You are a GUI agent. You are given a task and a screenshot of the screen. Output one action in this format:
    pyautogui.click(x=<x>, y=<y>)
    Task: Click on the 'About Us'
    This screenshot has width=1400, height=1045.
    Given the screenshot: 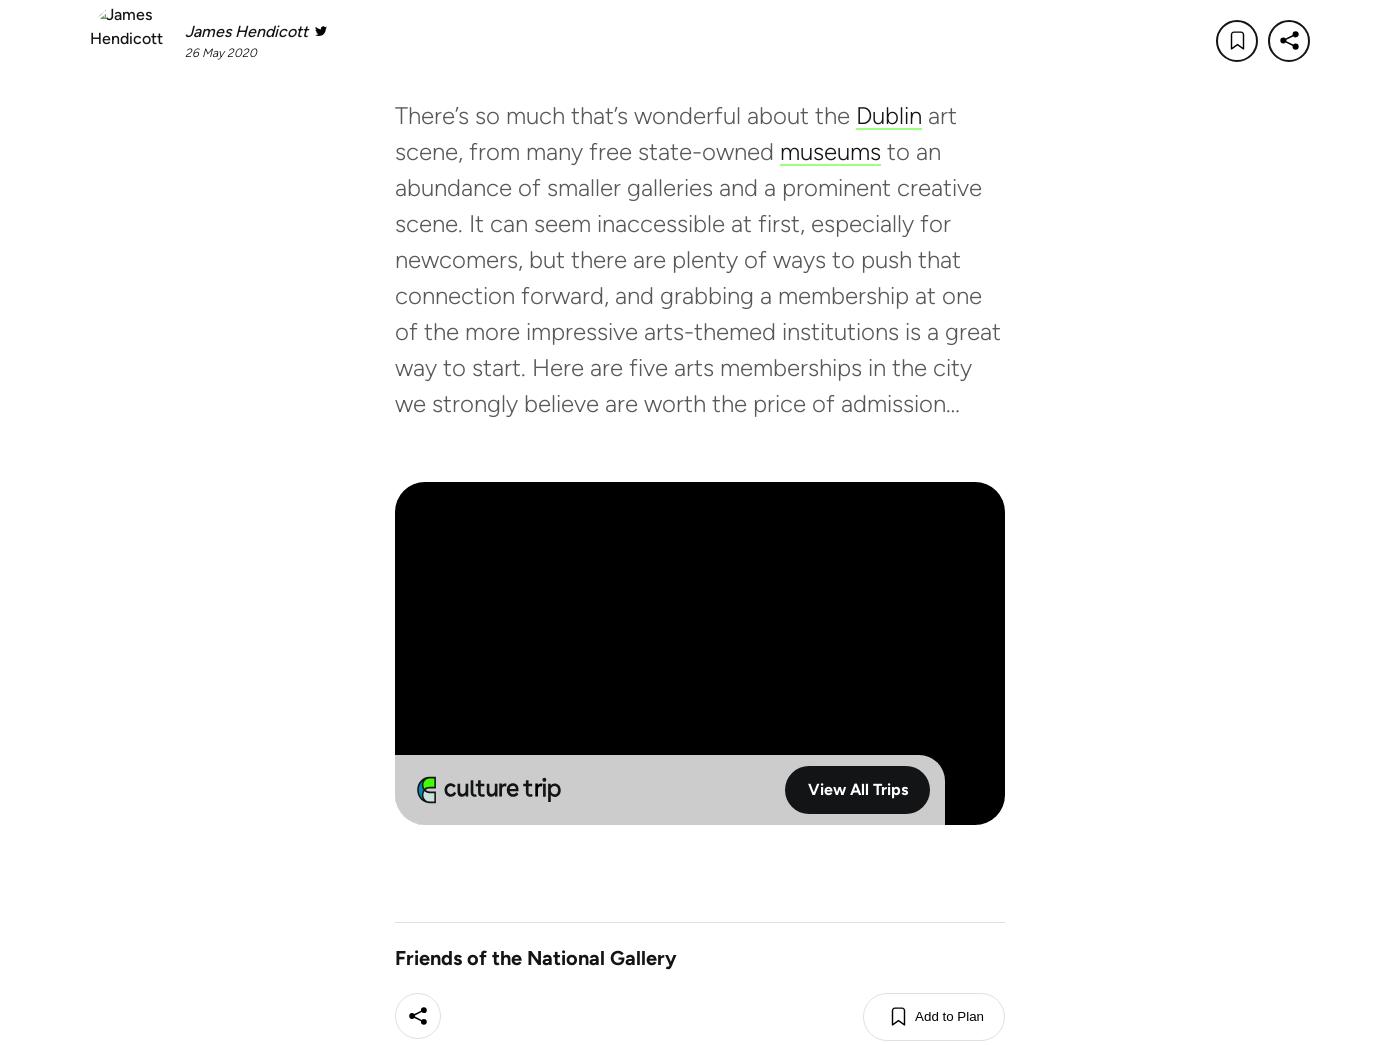 What is the action you would take?
    pyautogui.click(x=823, y=1025)
    